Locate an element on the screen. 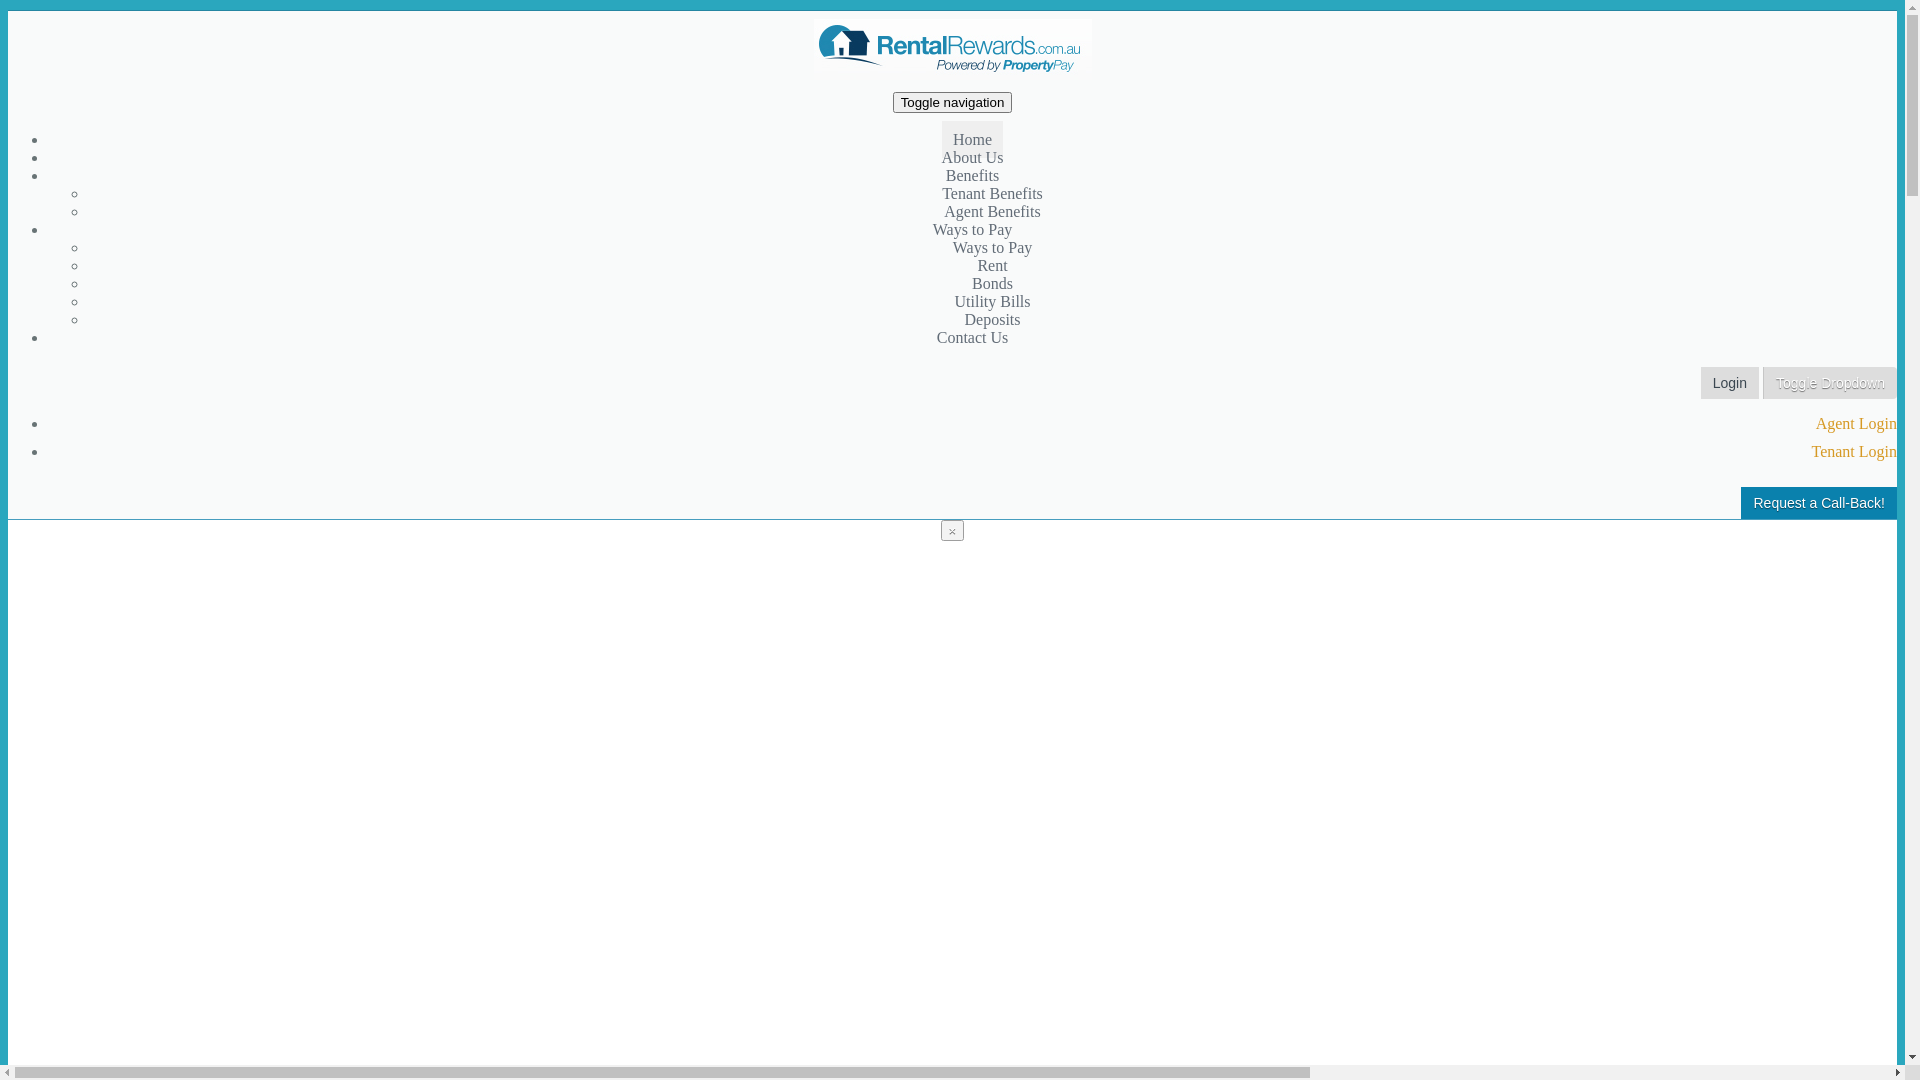 This screenshot has width=1920, height=1080. 'Request a Call-Back!' is located at coordinates (1819, 501).